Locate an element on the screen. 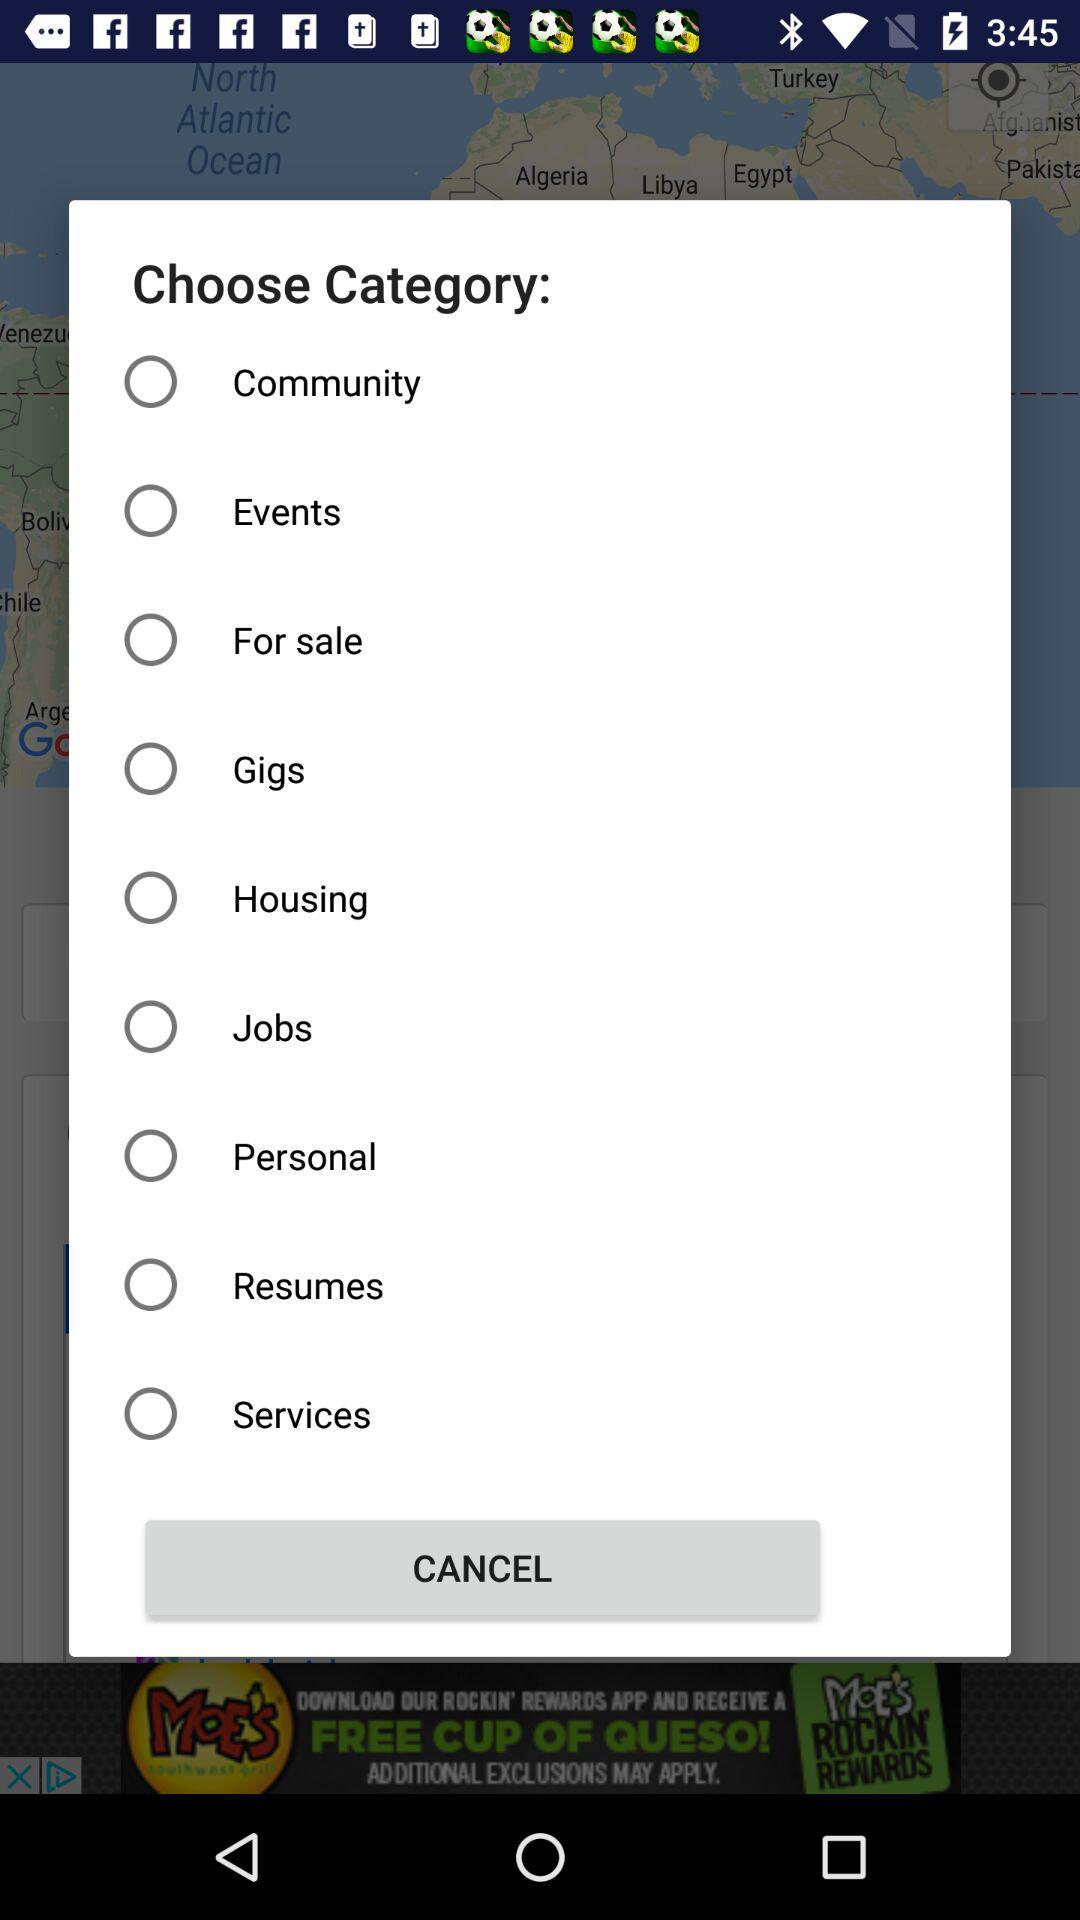 The width and height of the screenshot is (1080, 1920). services icon is located at coordinates (482, 1412).